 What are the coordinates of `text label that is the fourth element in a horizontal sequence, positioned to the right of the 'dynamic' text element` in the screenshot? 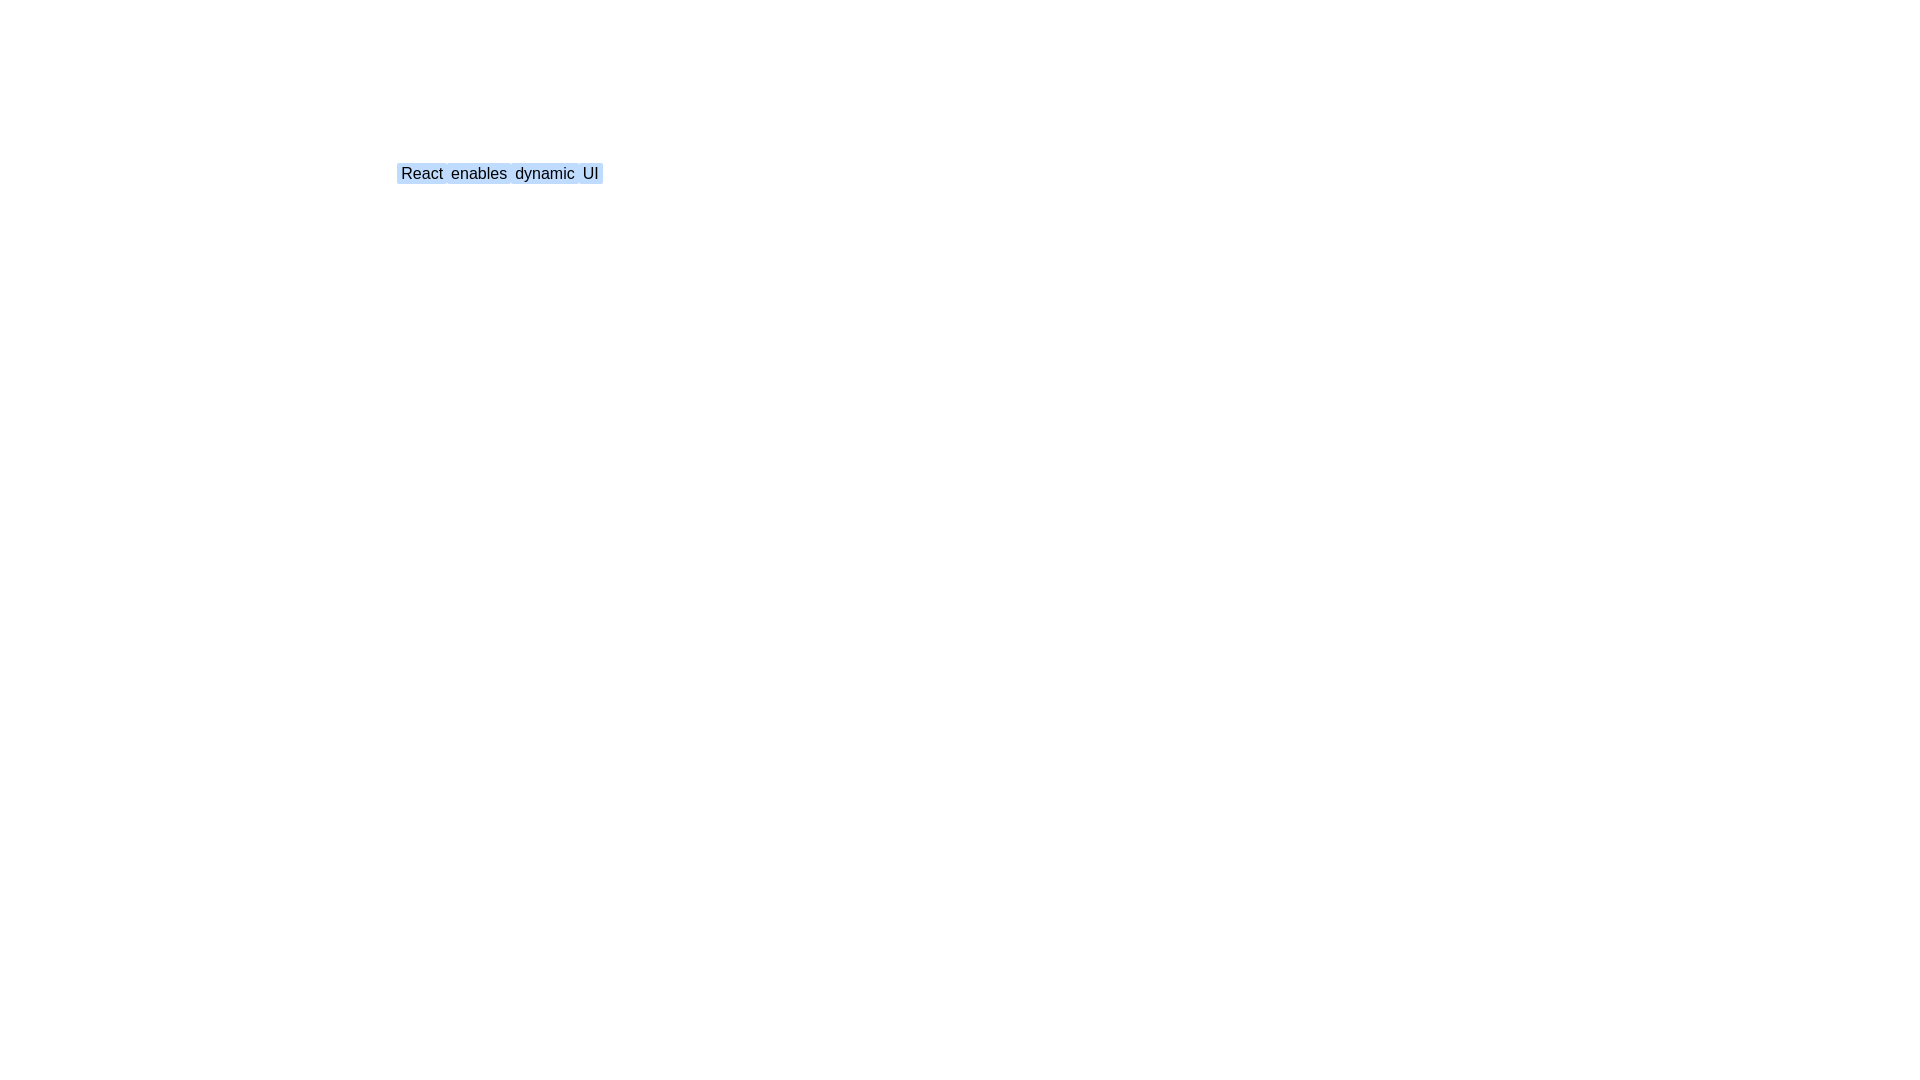 It's located at (589, 172).